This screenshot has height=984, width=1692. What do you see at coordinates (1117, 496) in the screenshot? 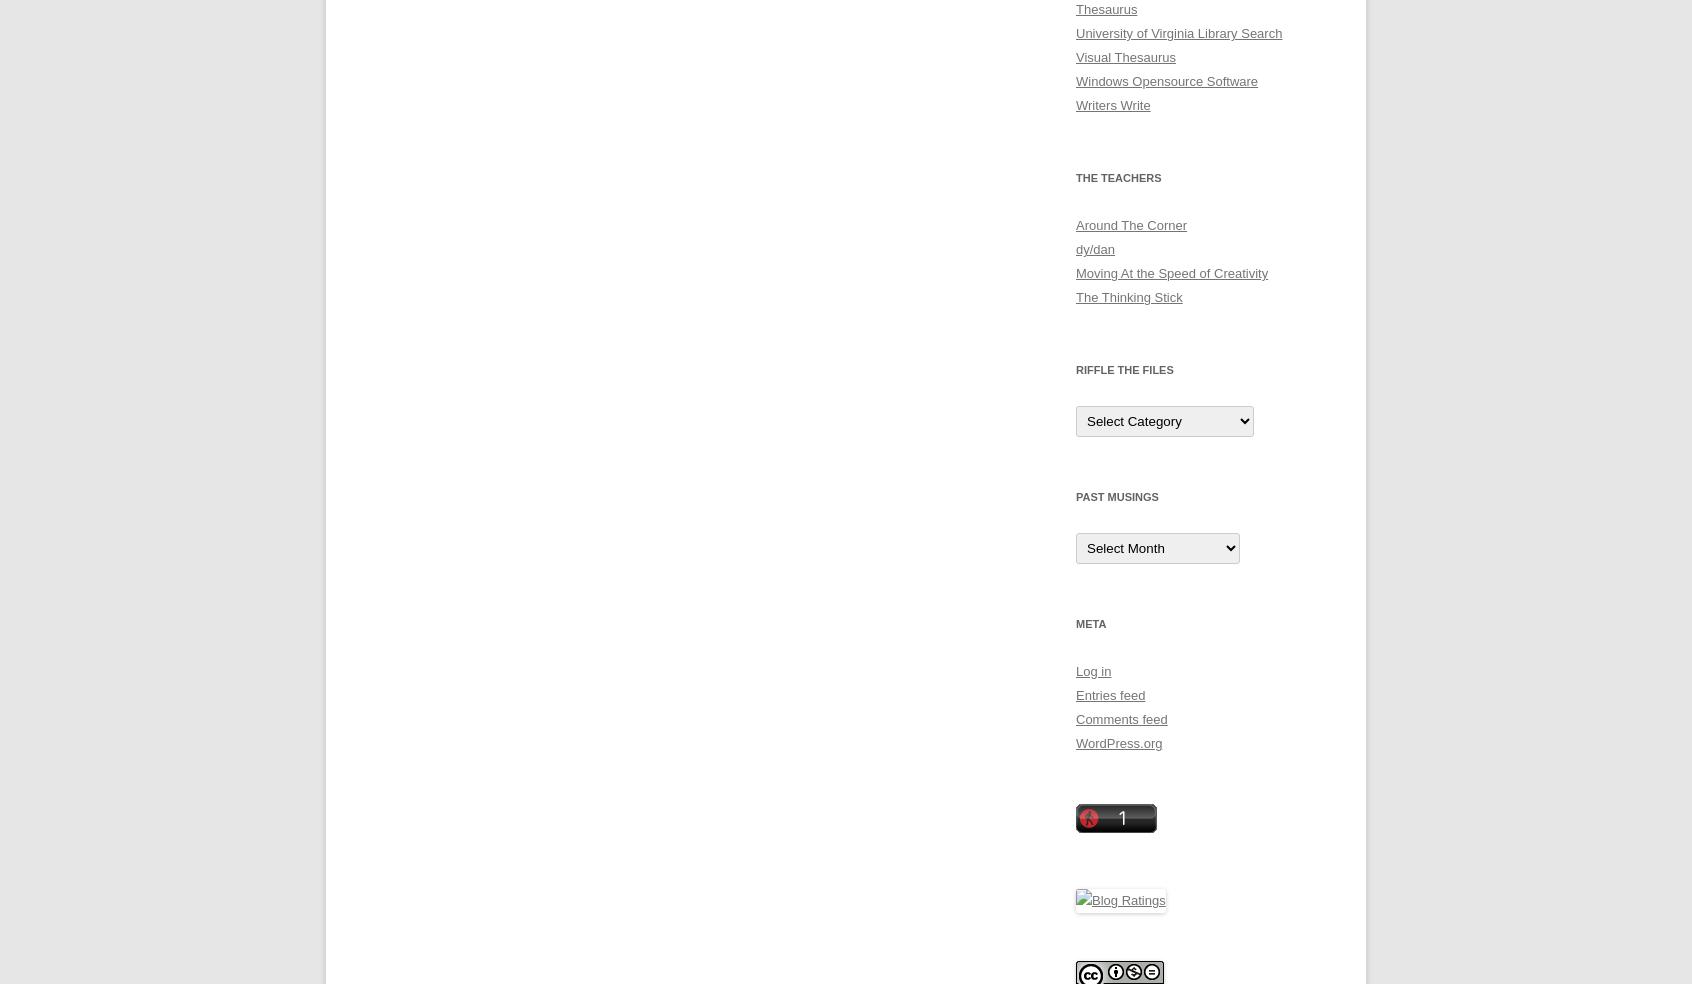
I see `'Past Musings'` at bounding box center [1117, 496].